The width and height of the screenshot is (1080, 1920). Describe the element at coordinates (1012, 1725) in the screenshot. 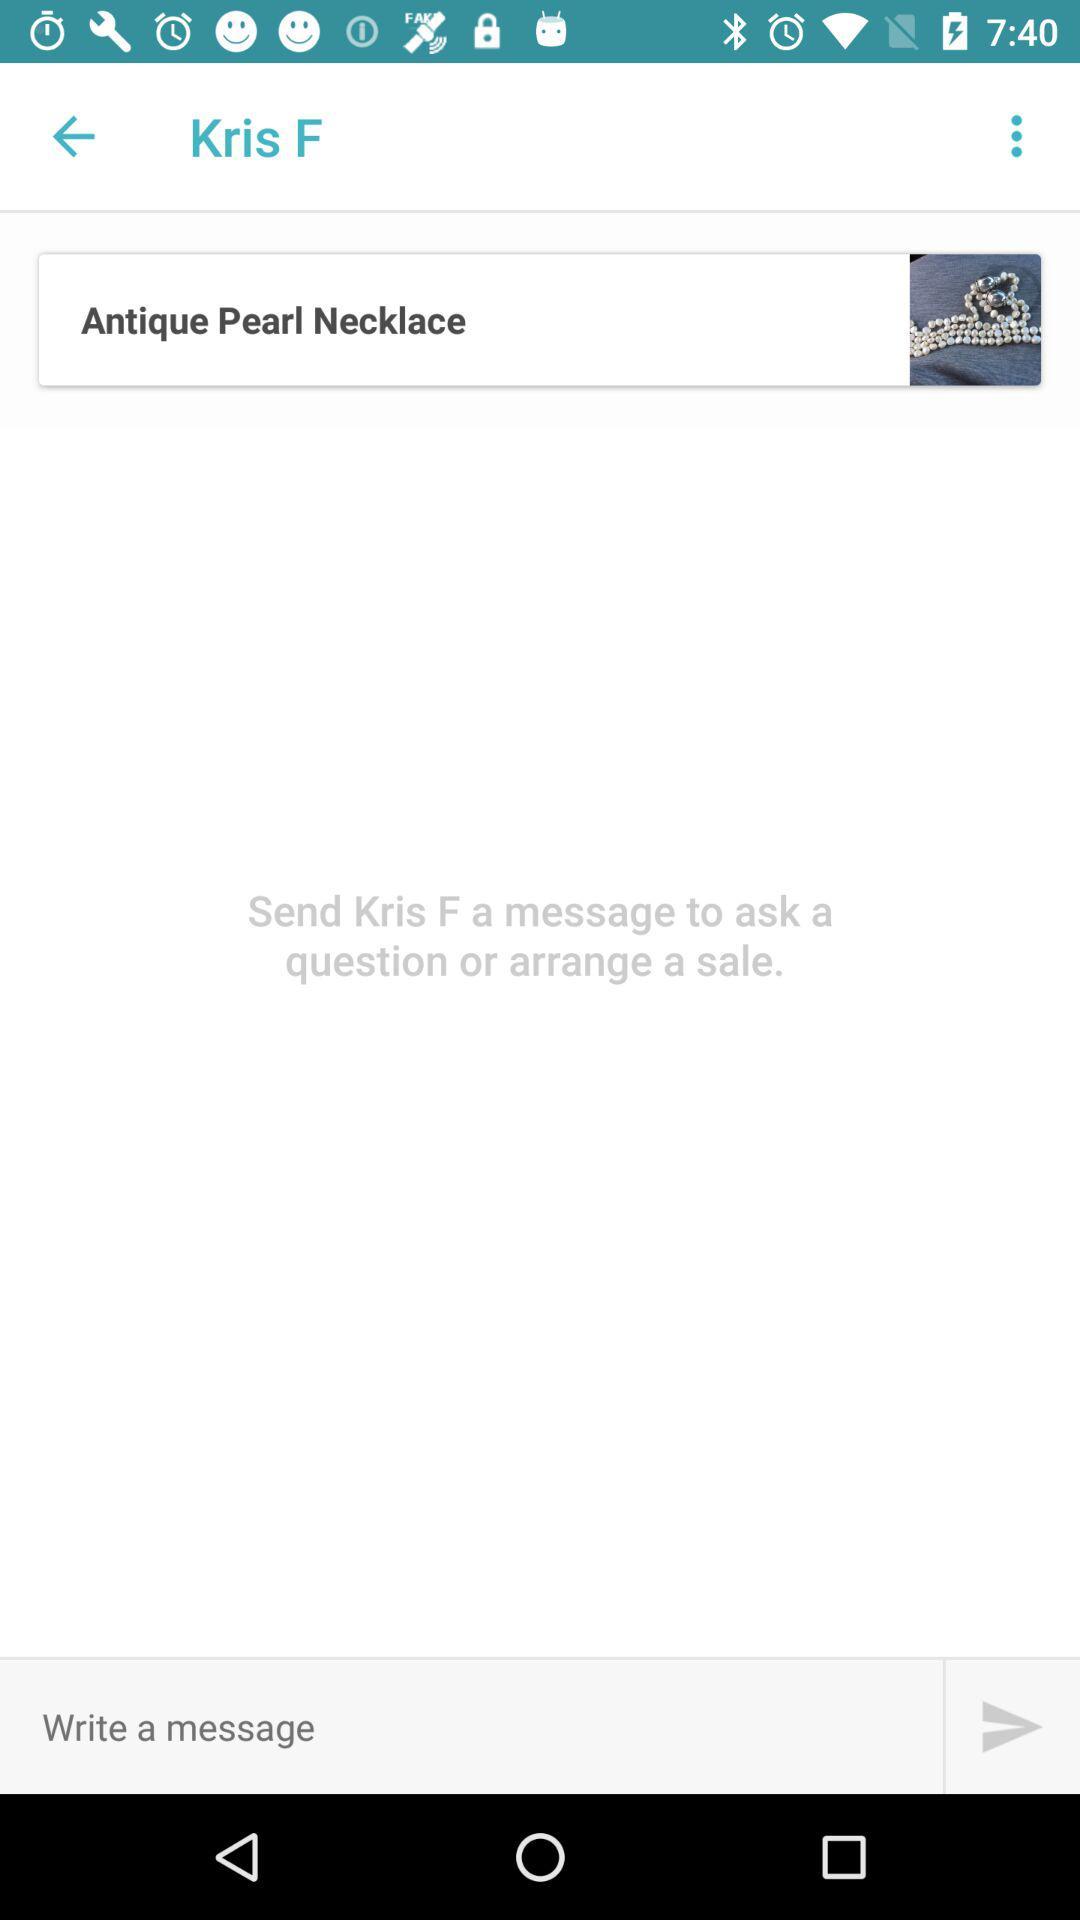

I see `search box` at that location.